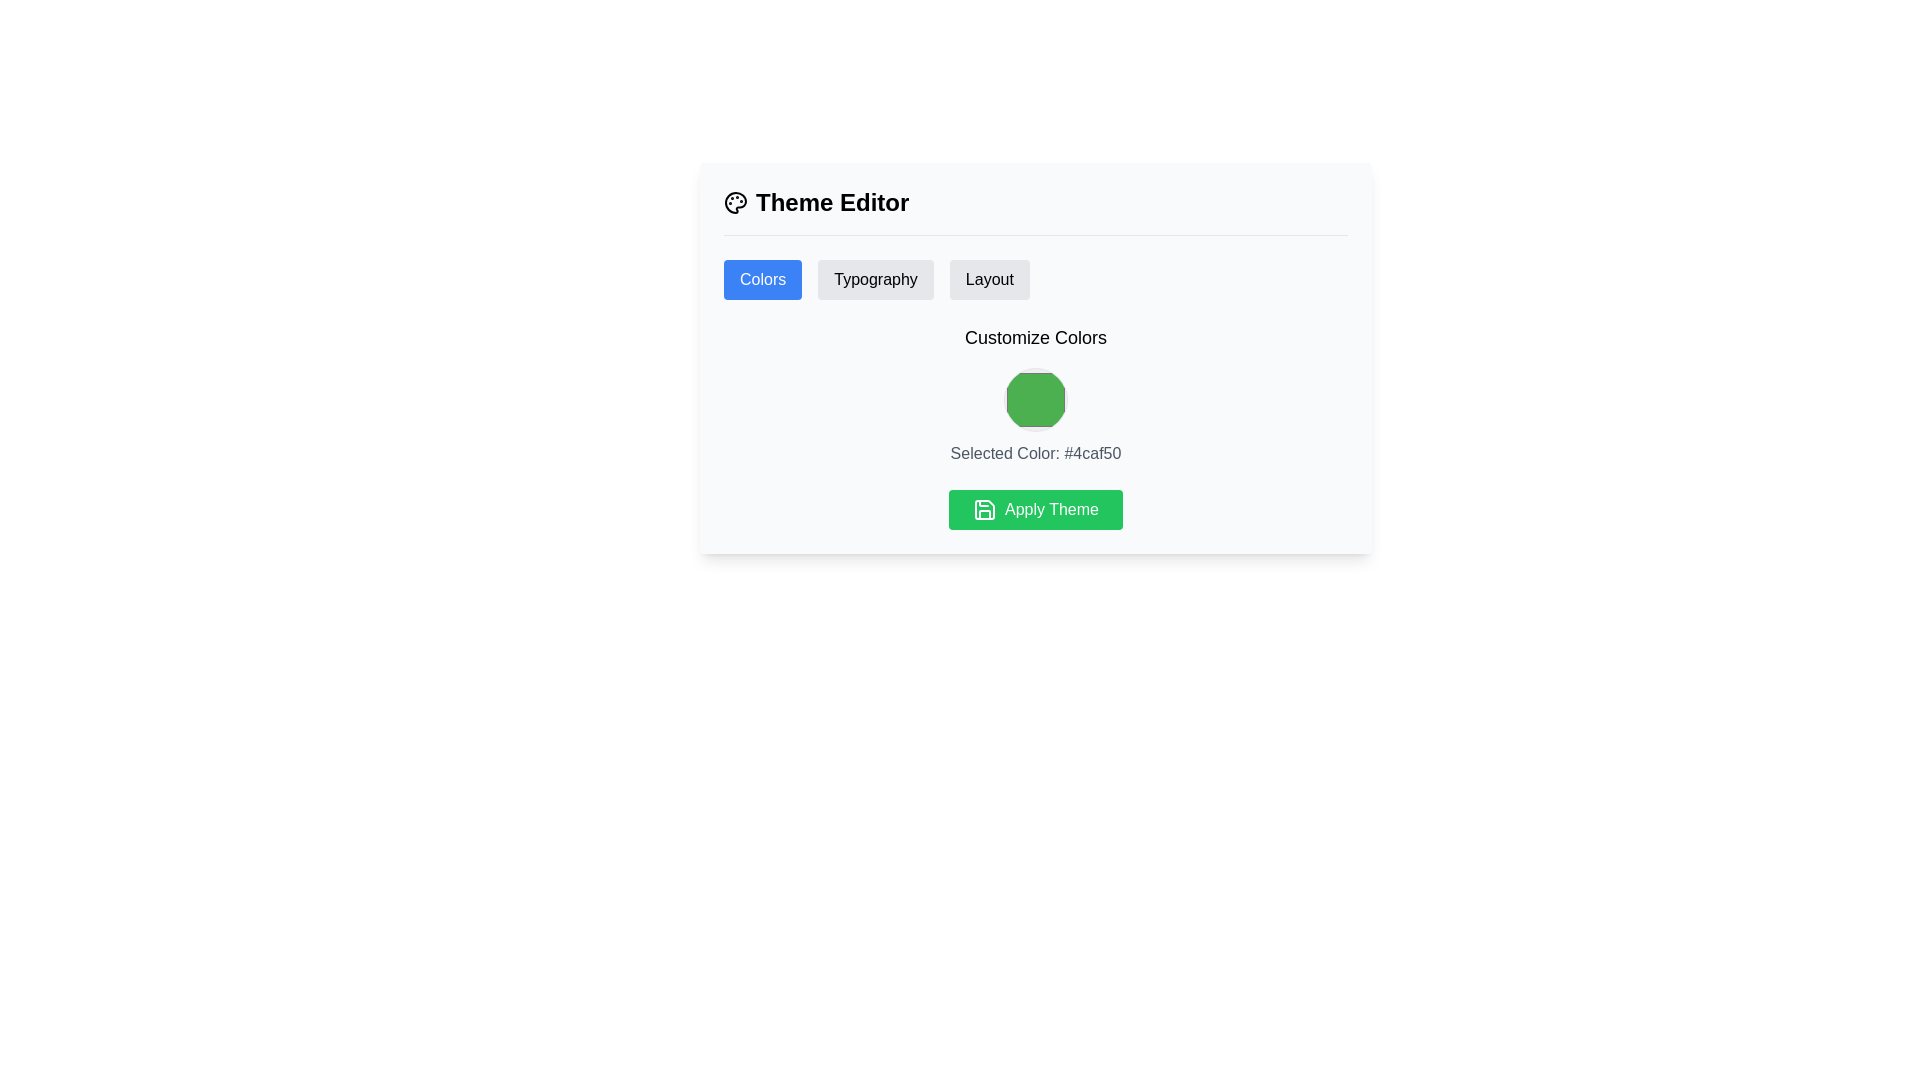 The width and height of the screenshot is (1920, 1080). I want to click on the visual indicator icon on the left side of the 'Apply Theme' button, so click(984, 508).